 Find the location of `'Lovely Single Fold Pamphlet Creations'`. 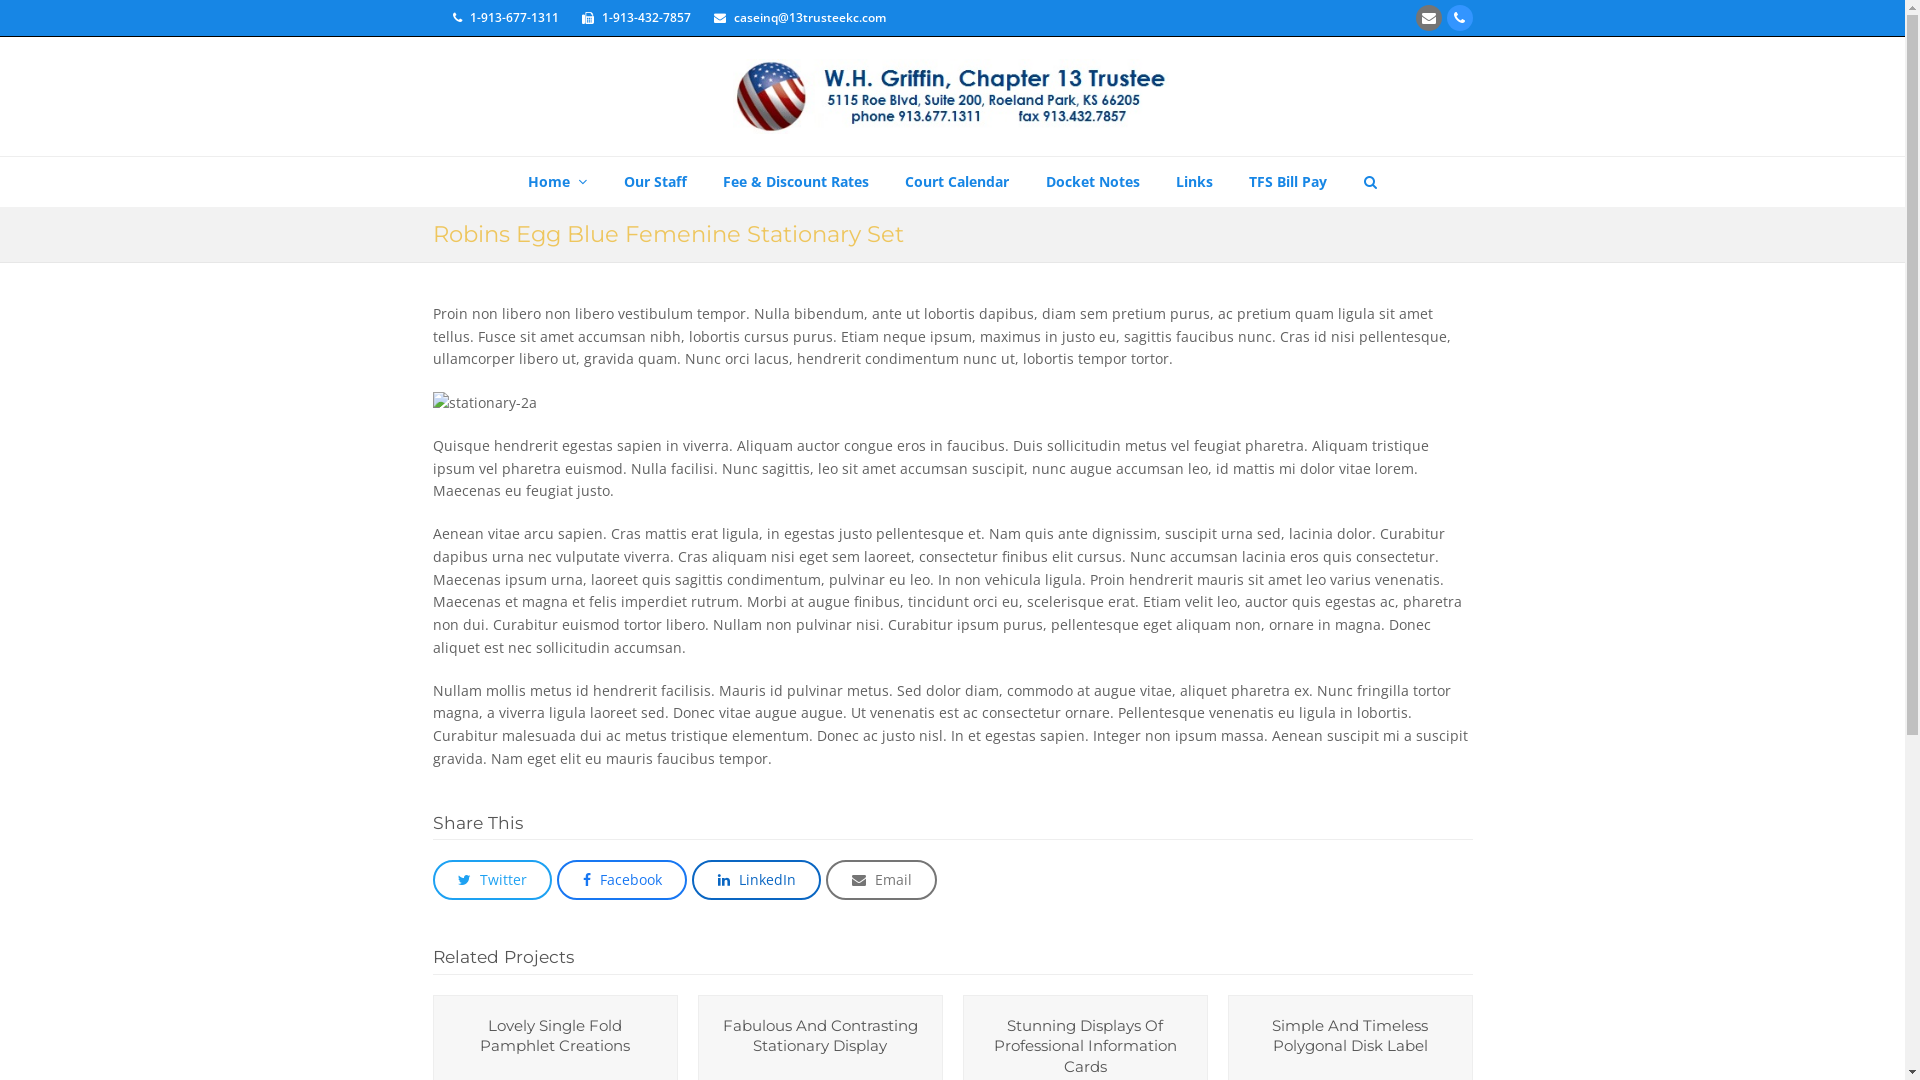

'Lovely Single Fold Pamphlet Creations' is located at coordinates (555, 1035).